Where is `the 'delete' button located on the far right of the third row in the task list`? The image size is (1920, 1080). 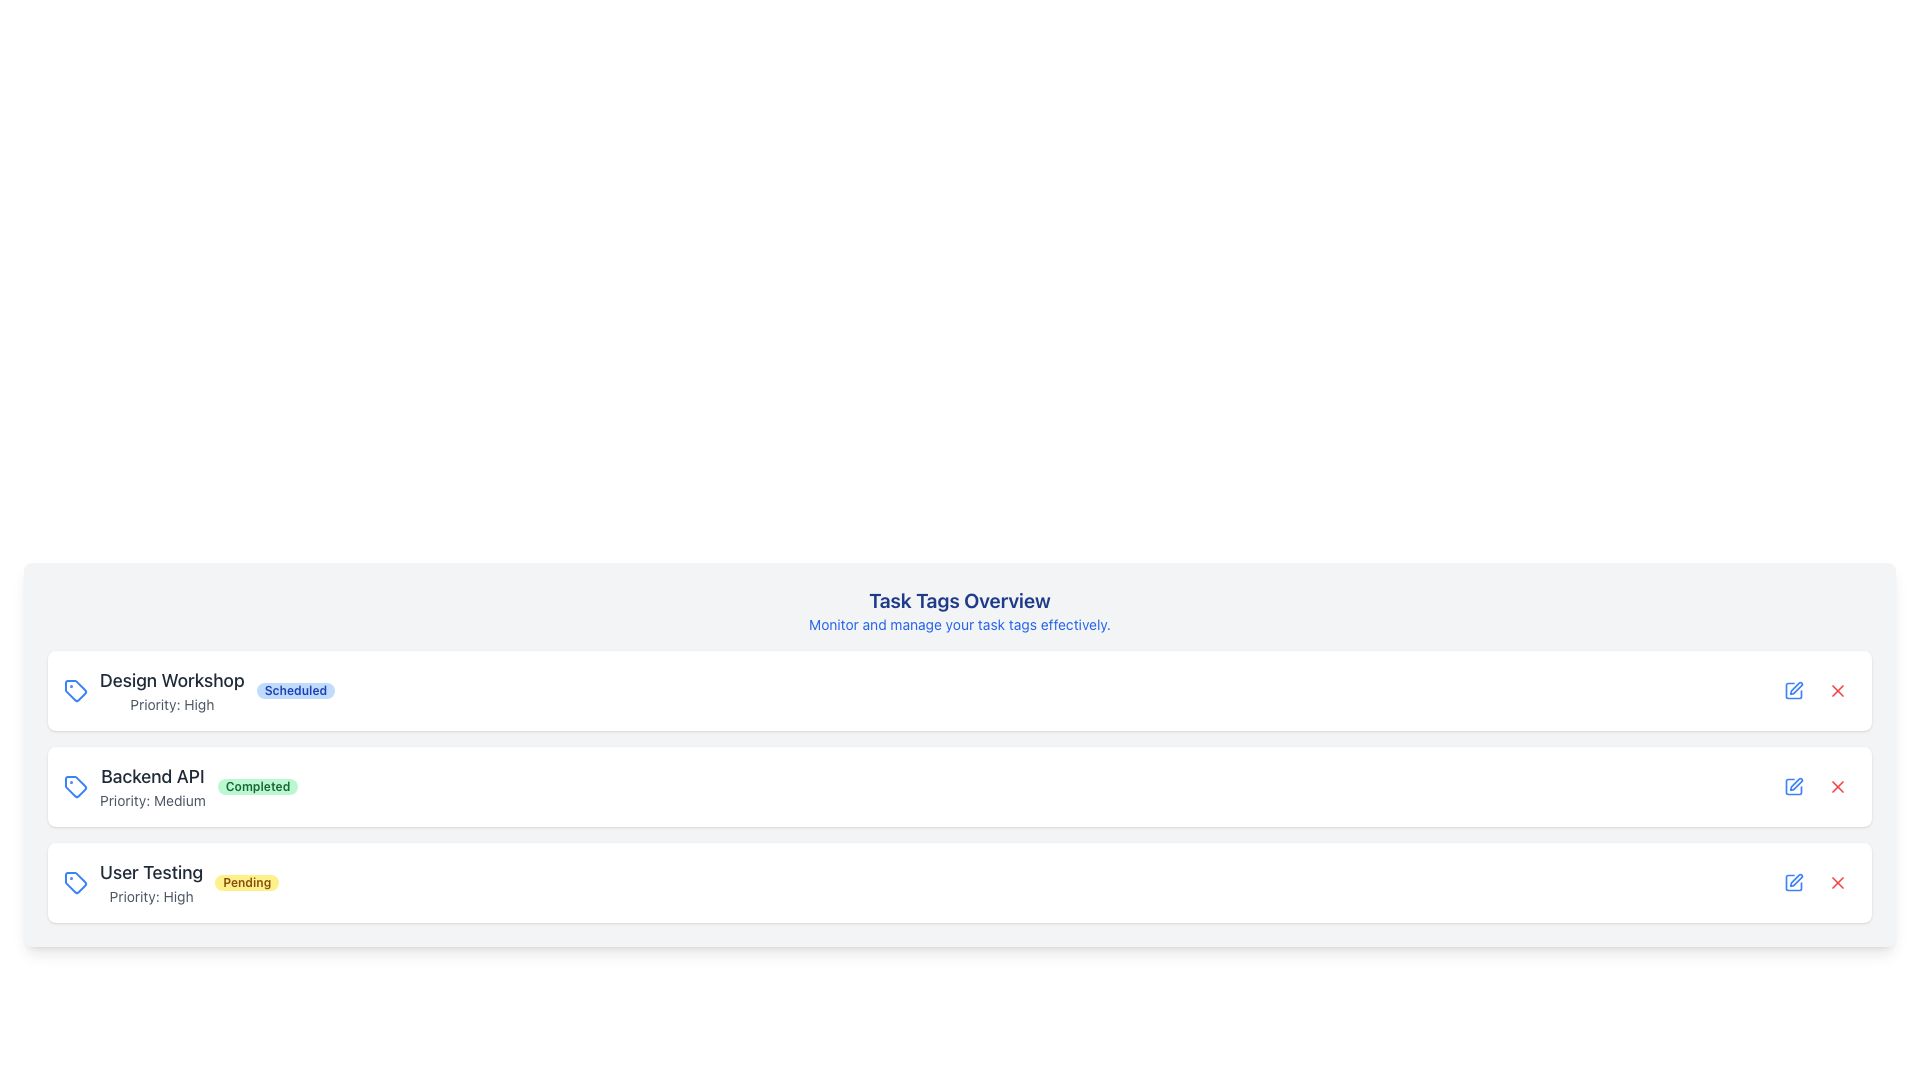
the 'delete' button located on the far right of the third row in the task list is located at coordinates (1838, 785).